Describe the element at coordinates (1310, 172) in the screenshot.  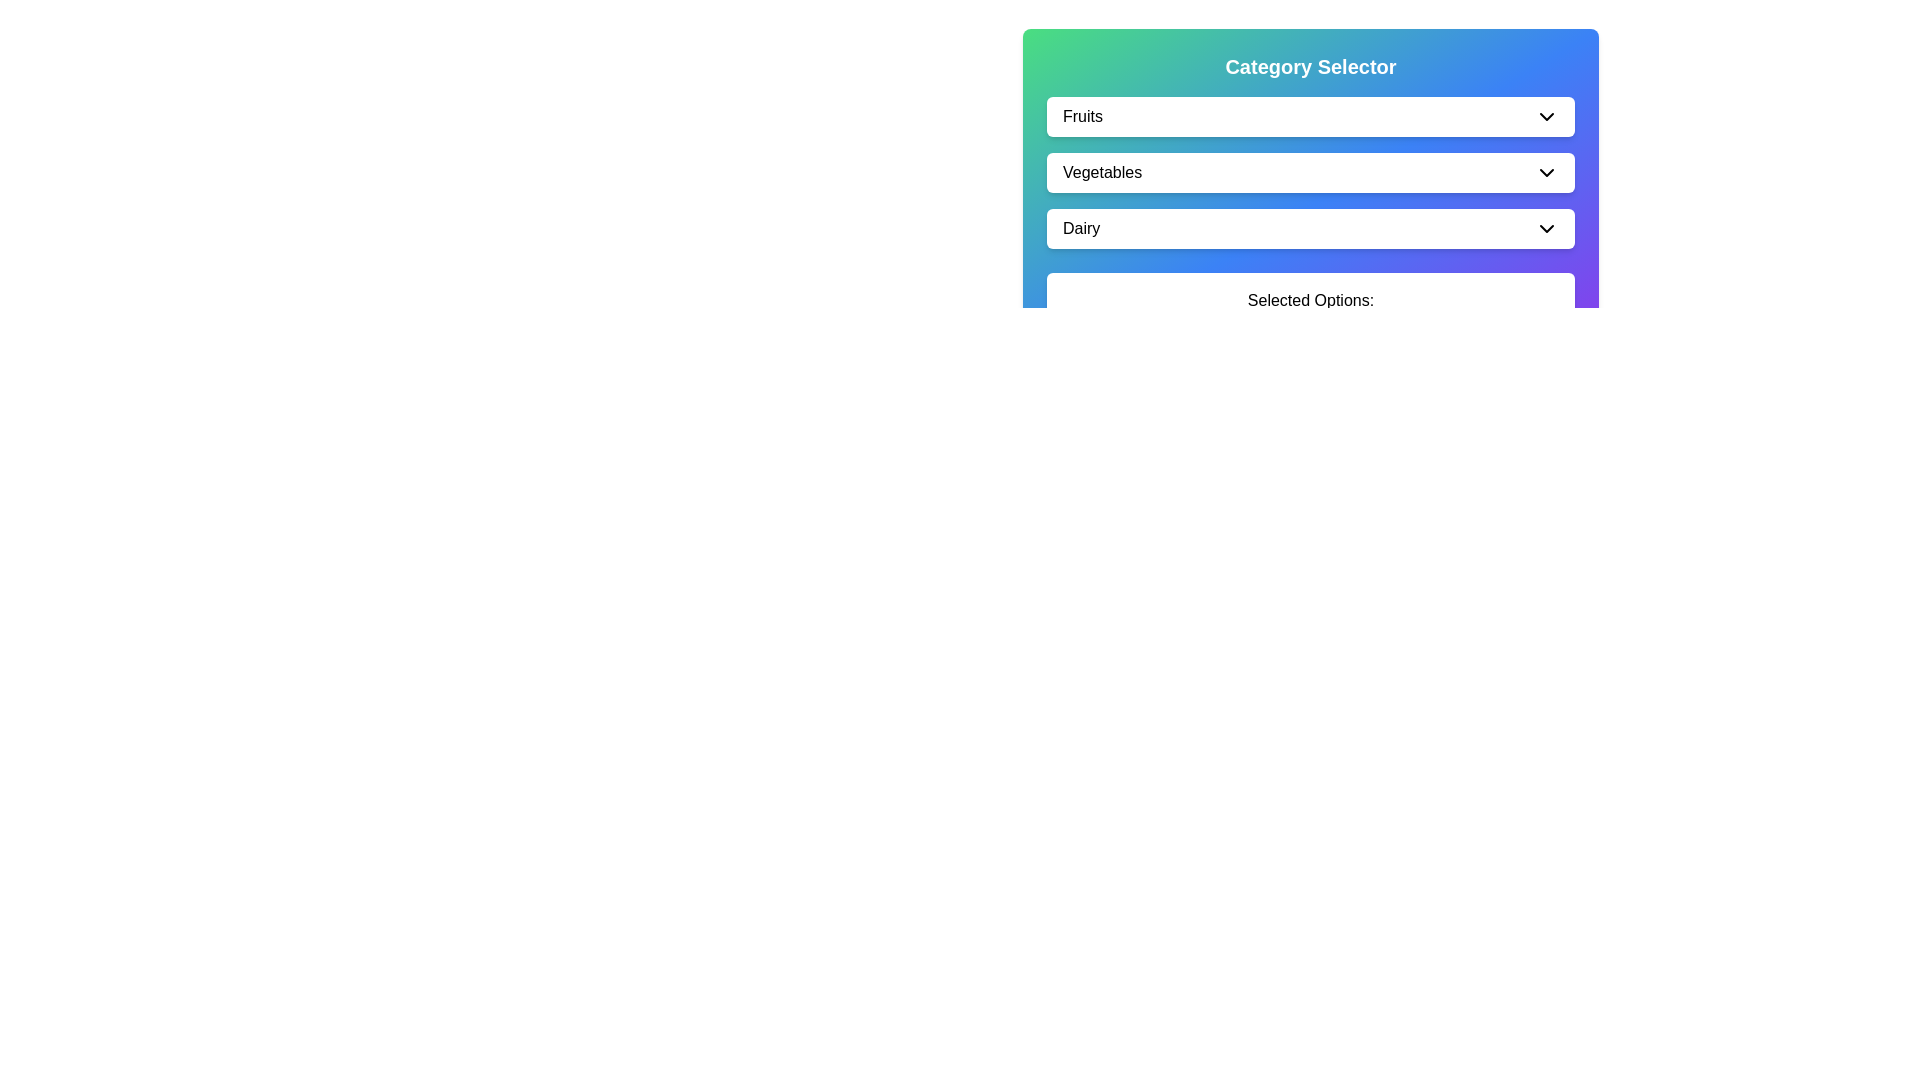
I see `the 'Vegetables' dropdown menu` at that location.